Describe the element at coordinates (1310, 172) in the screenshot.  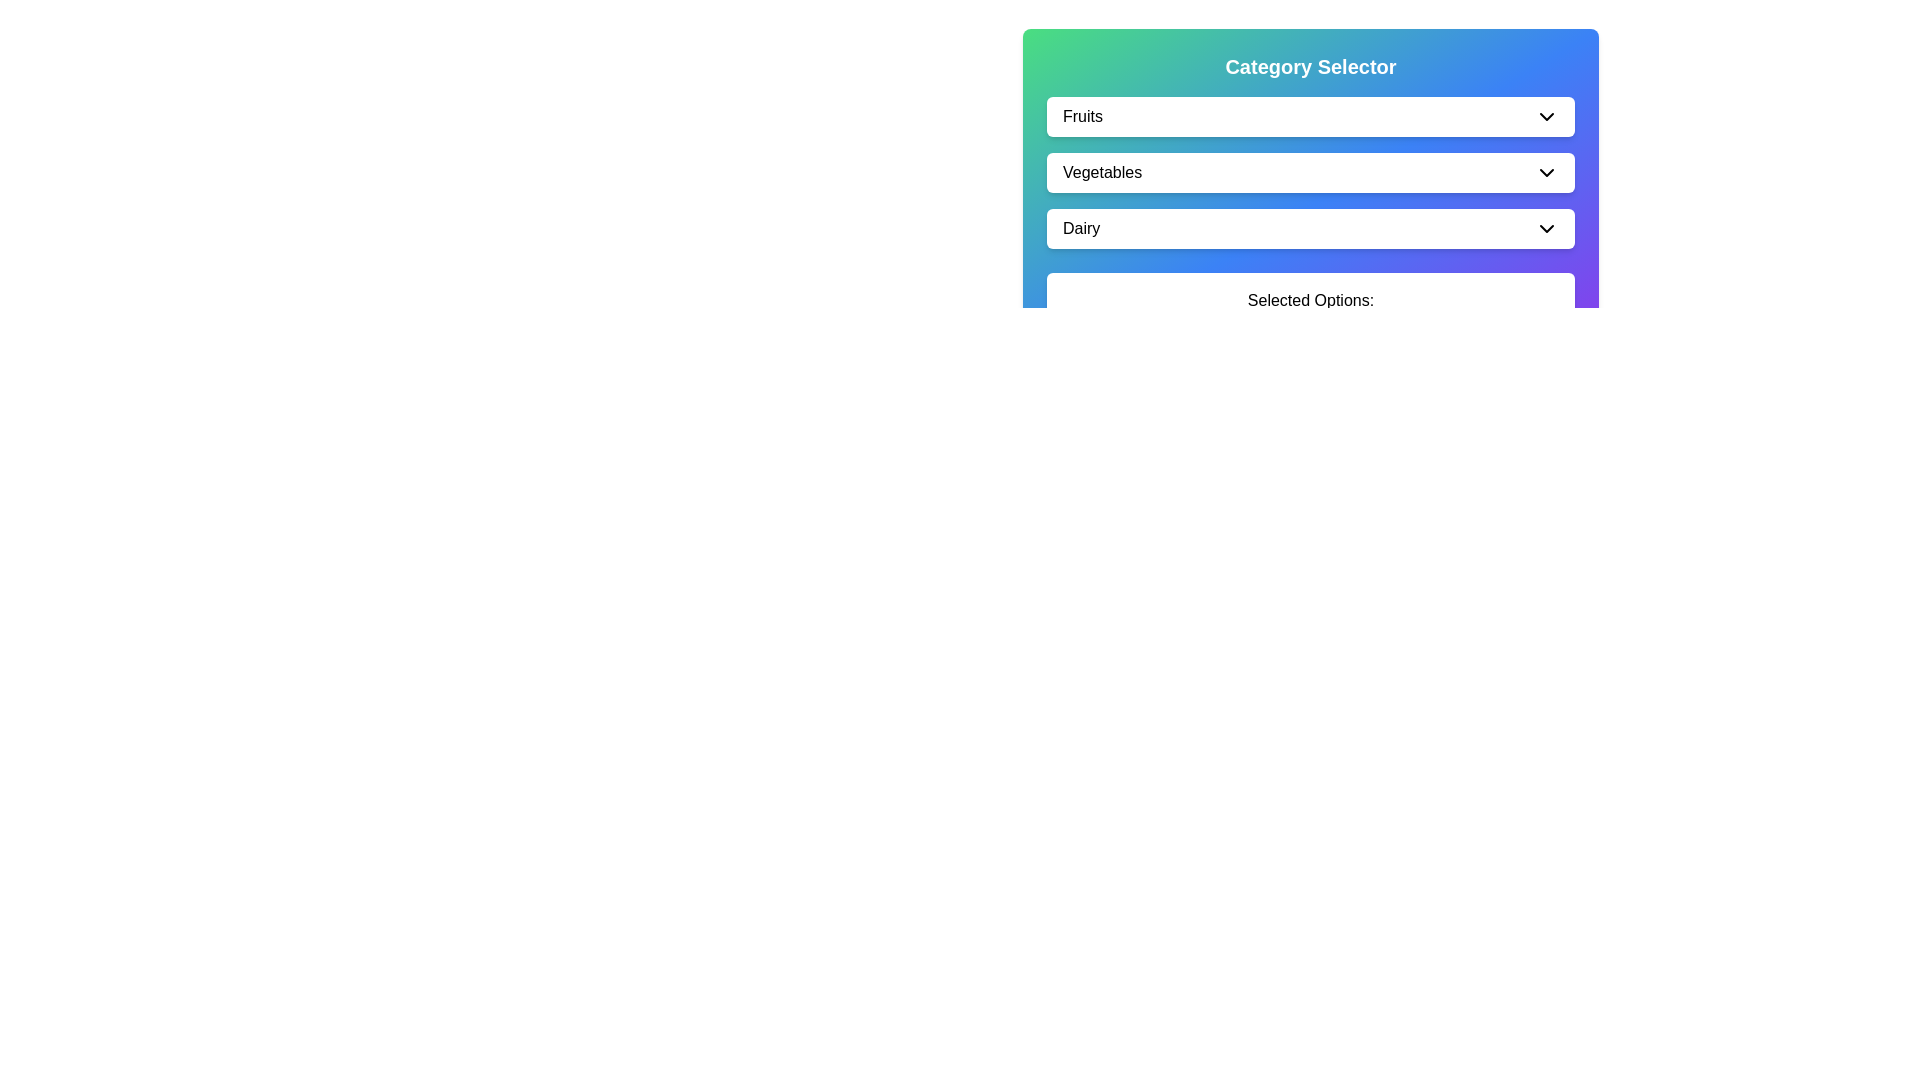
I see `the 'Vegetables' dropdown menu` at that location.